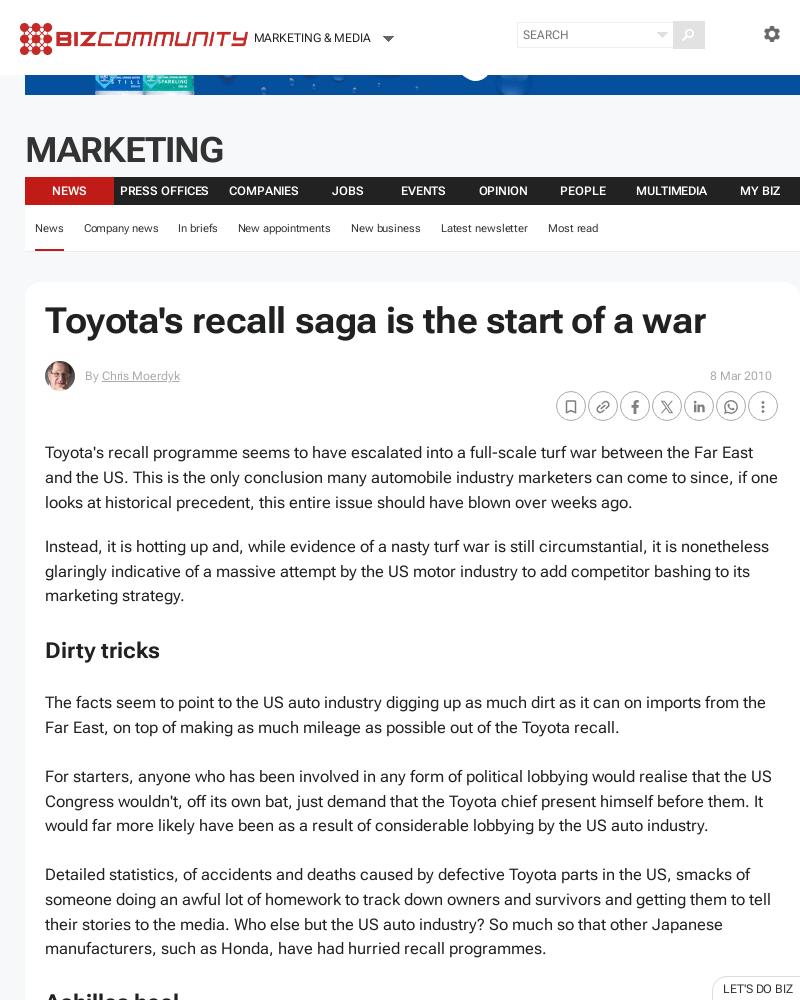  What do you see at coordinates (374, 319) in the screenshot?
I see `'Toyota's recall saga is the start of a war'` at bounding box center [374, 319].